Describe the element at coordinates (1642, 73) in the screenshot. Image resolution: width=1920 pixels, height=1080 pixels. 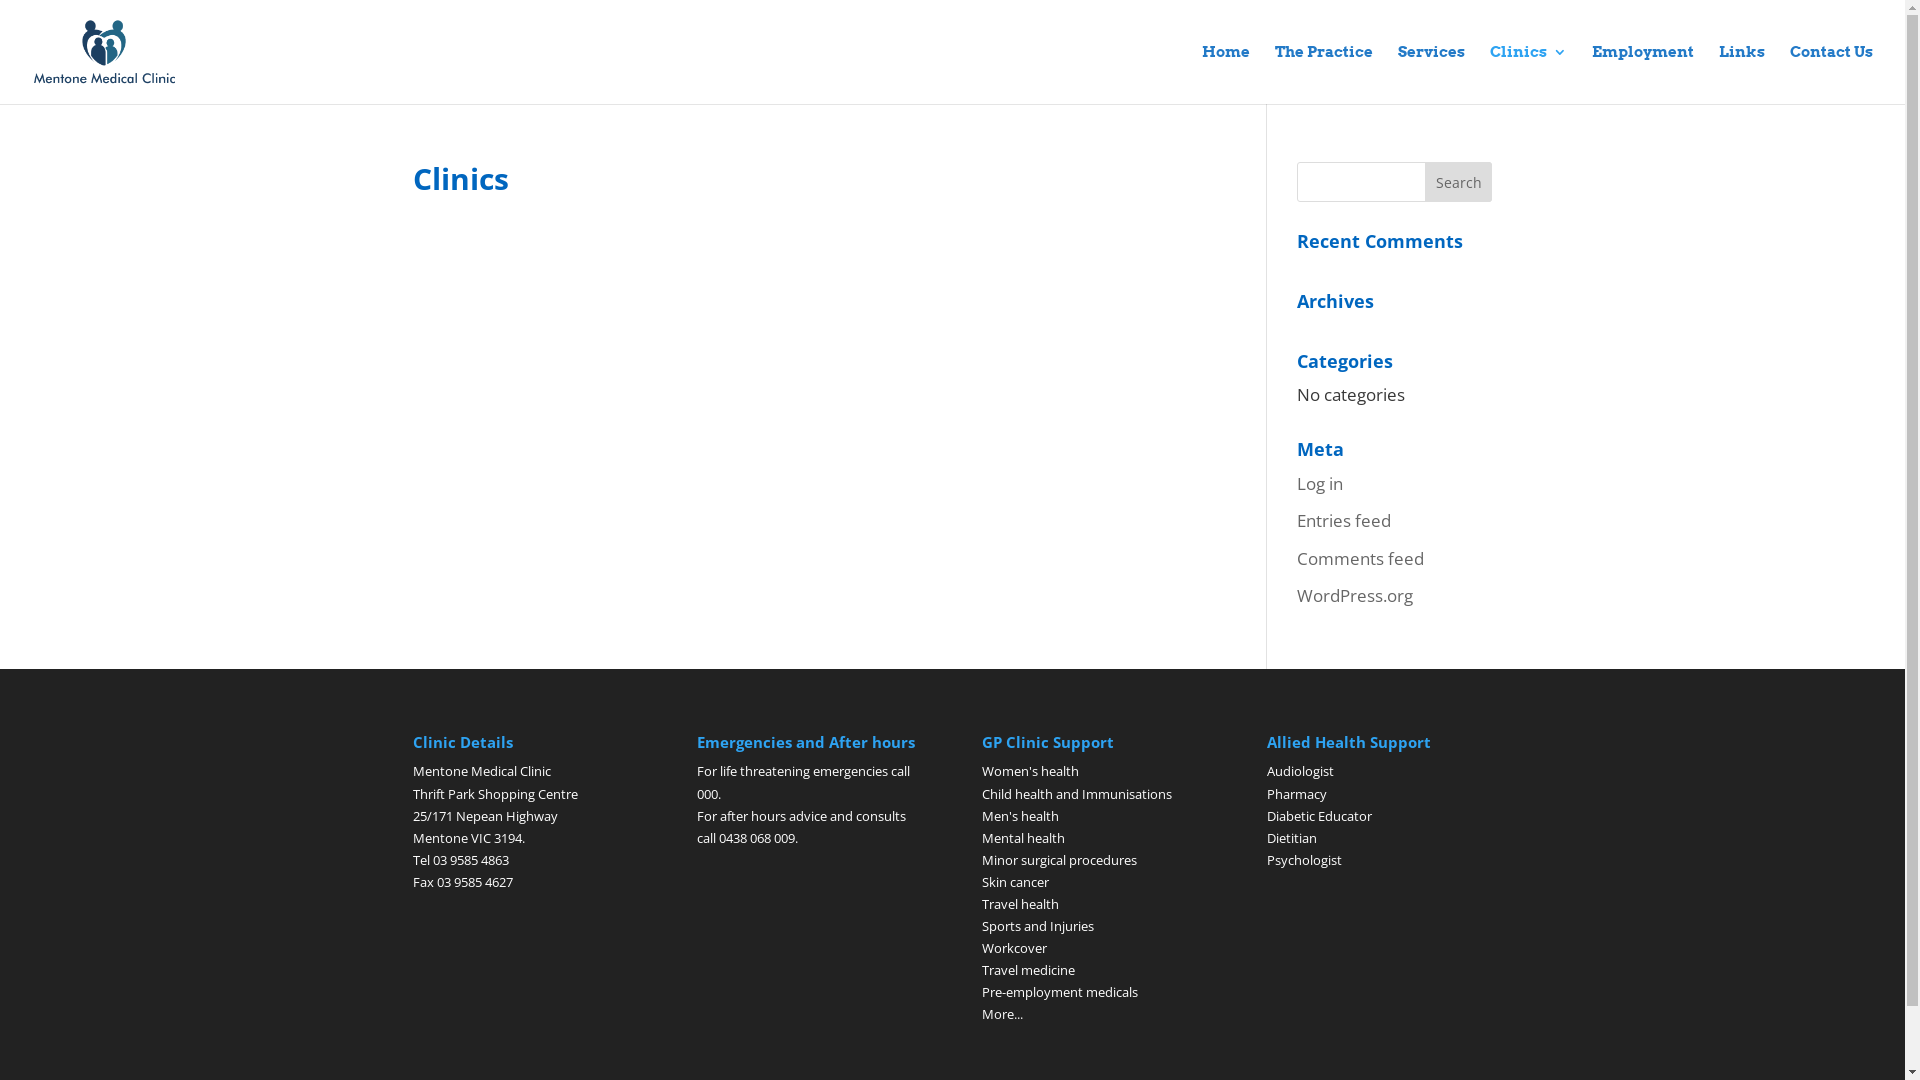
I see `'Employment'` at that location.